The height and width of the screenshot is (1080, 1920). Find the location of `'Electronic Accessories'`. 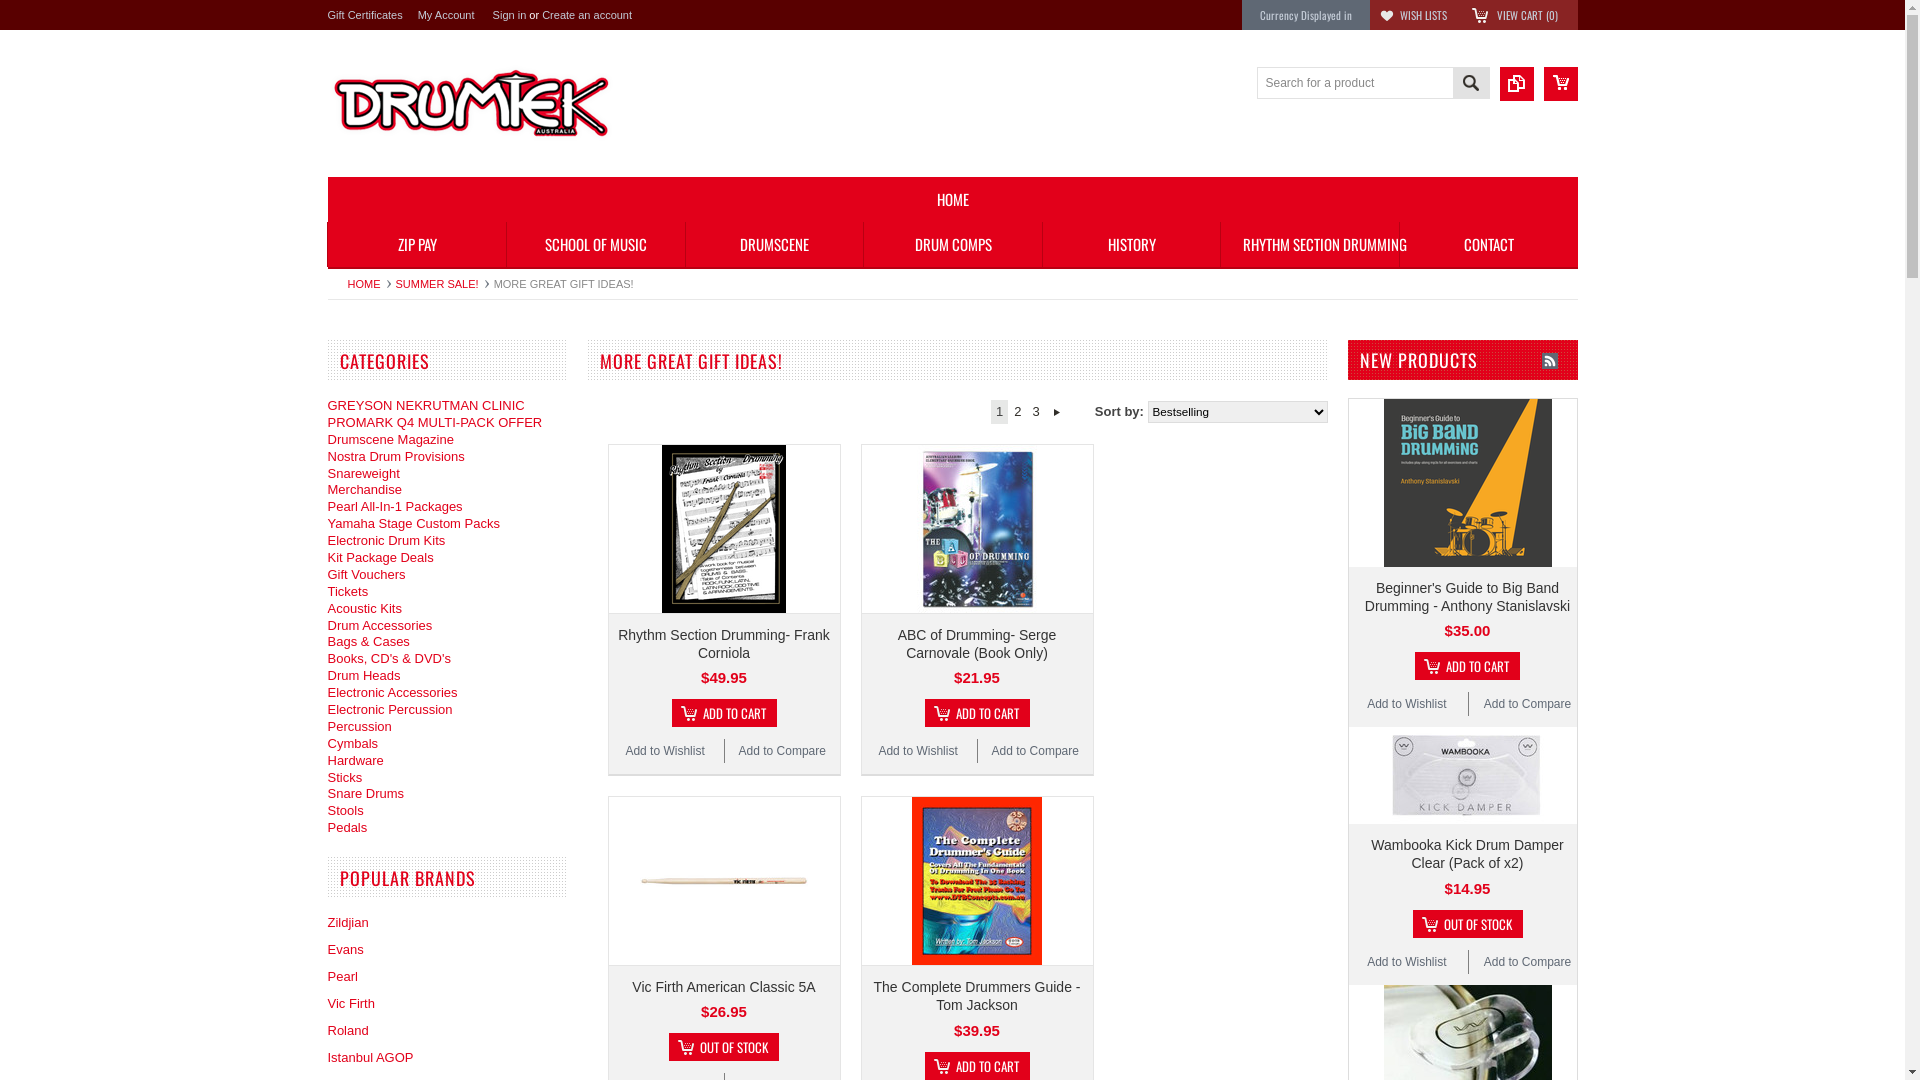

'Electronic Accessories' is located at coordinates (393, 691).